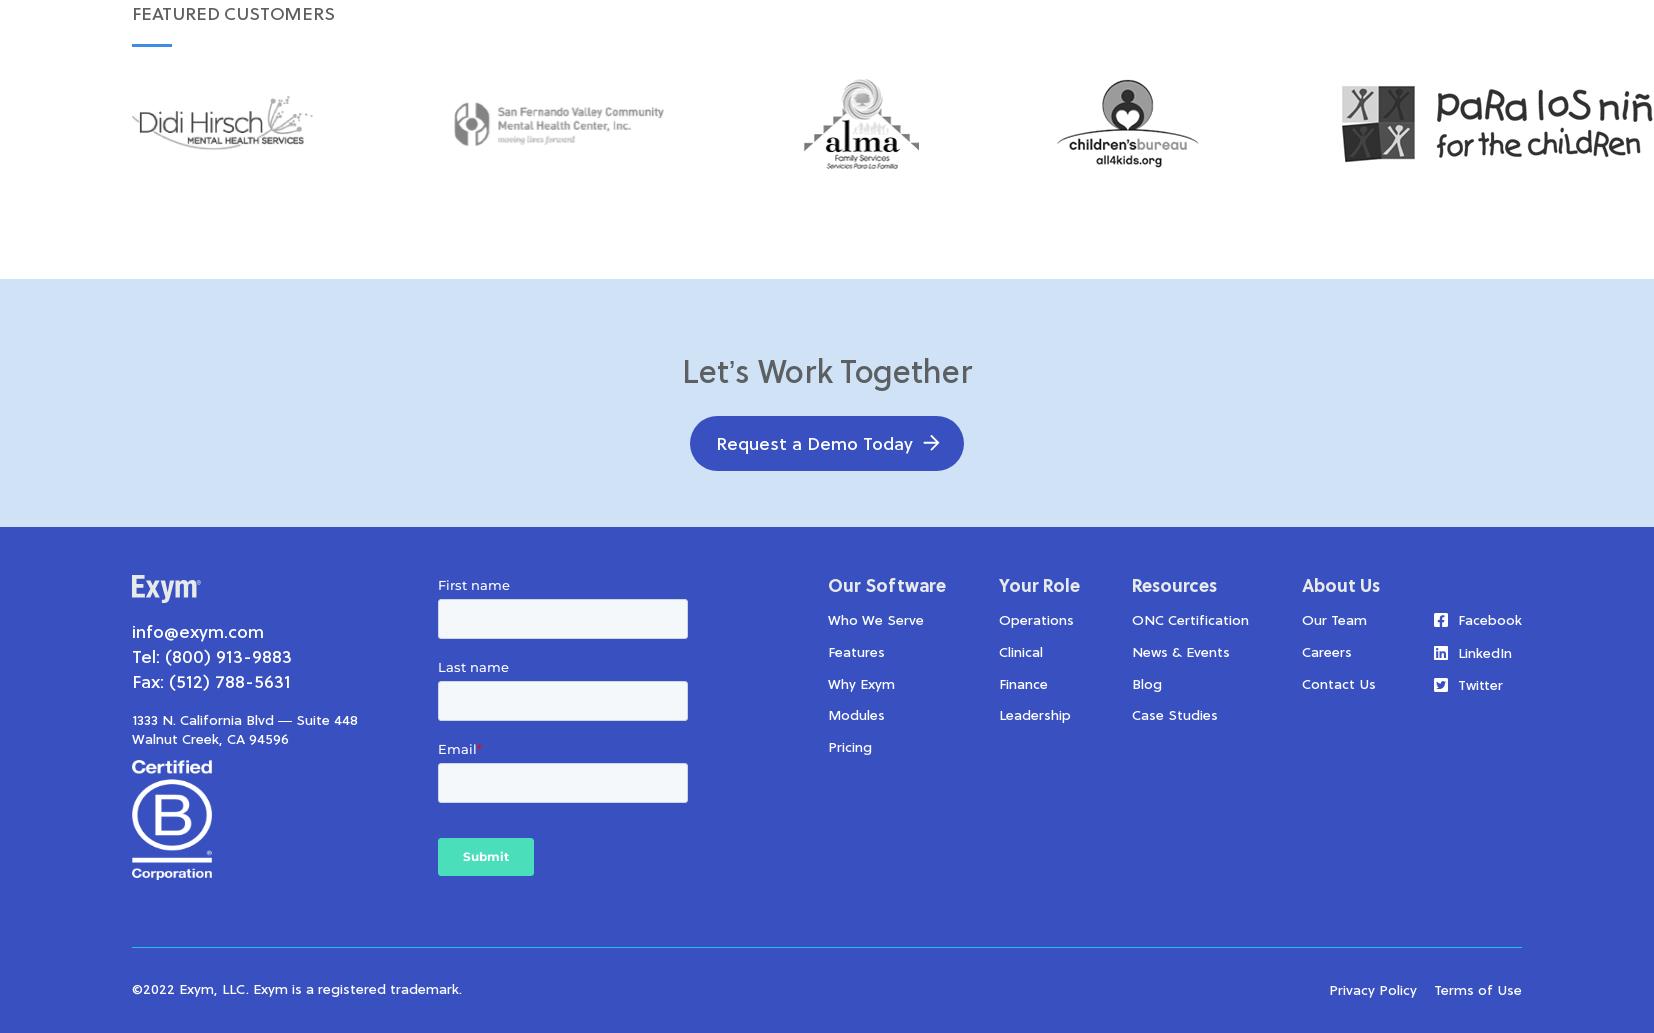 Image resolution: width=1654 pixels, height=1033 pixels. What do you see at coordinates (149, 681) in the screenshot?
I see `'Fax:'` at bounding box center [149, 681].